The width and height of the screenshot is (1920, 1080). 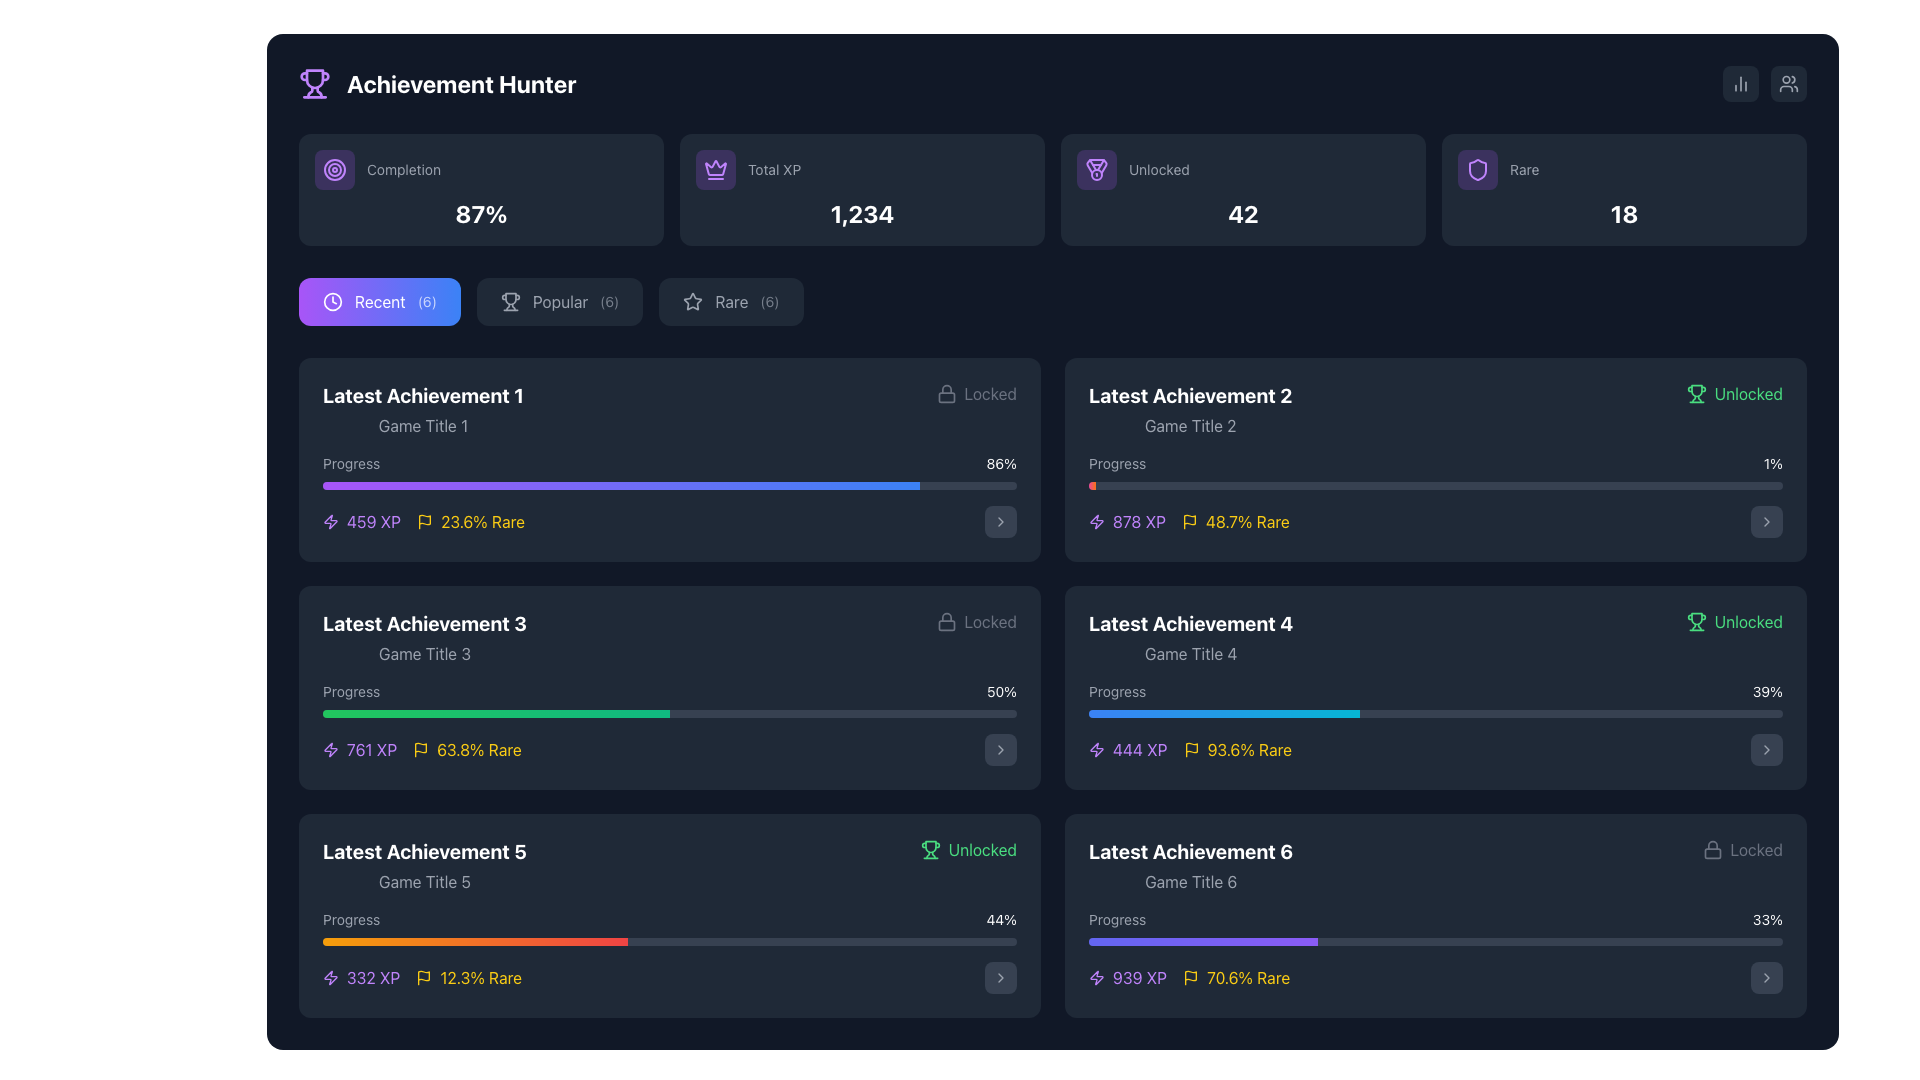 I want to click on visual information from the informational icon located in the top-left section of the layout, which is associated with achievements or progression data, so click(x=424, y=519).